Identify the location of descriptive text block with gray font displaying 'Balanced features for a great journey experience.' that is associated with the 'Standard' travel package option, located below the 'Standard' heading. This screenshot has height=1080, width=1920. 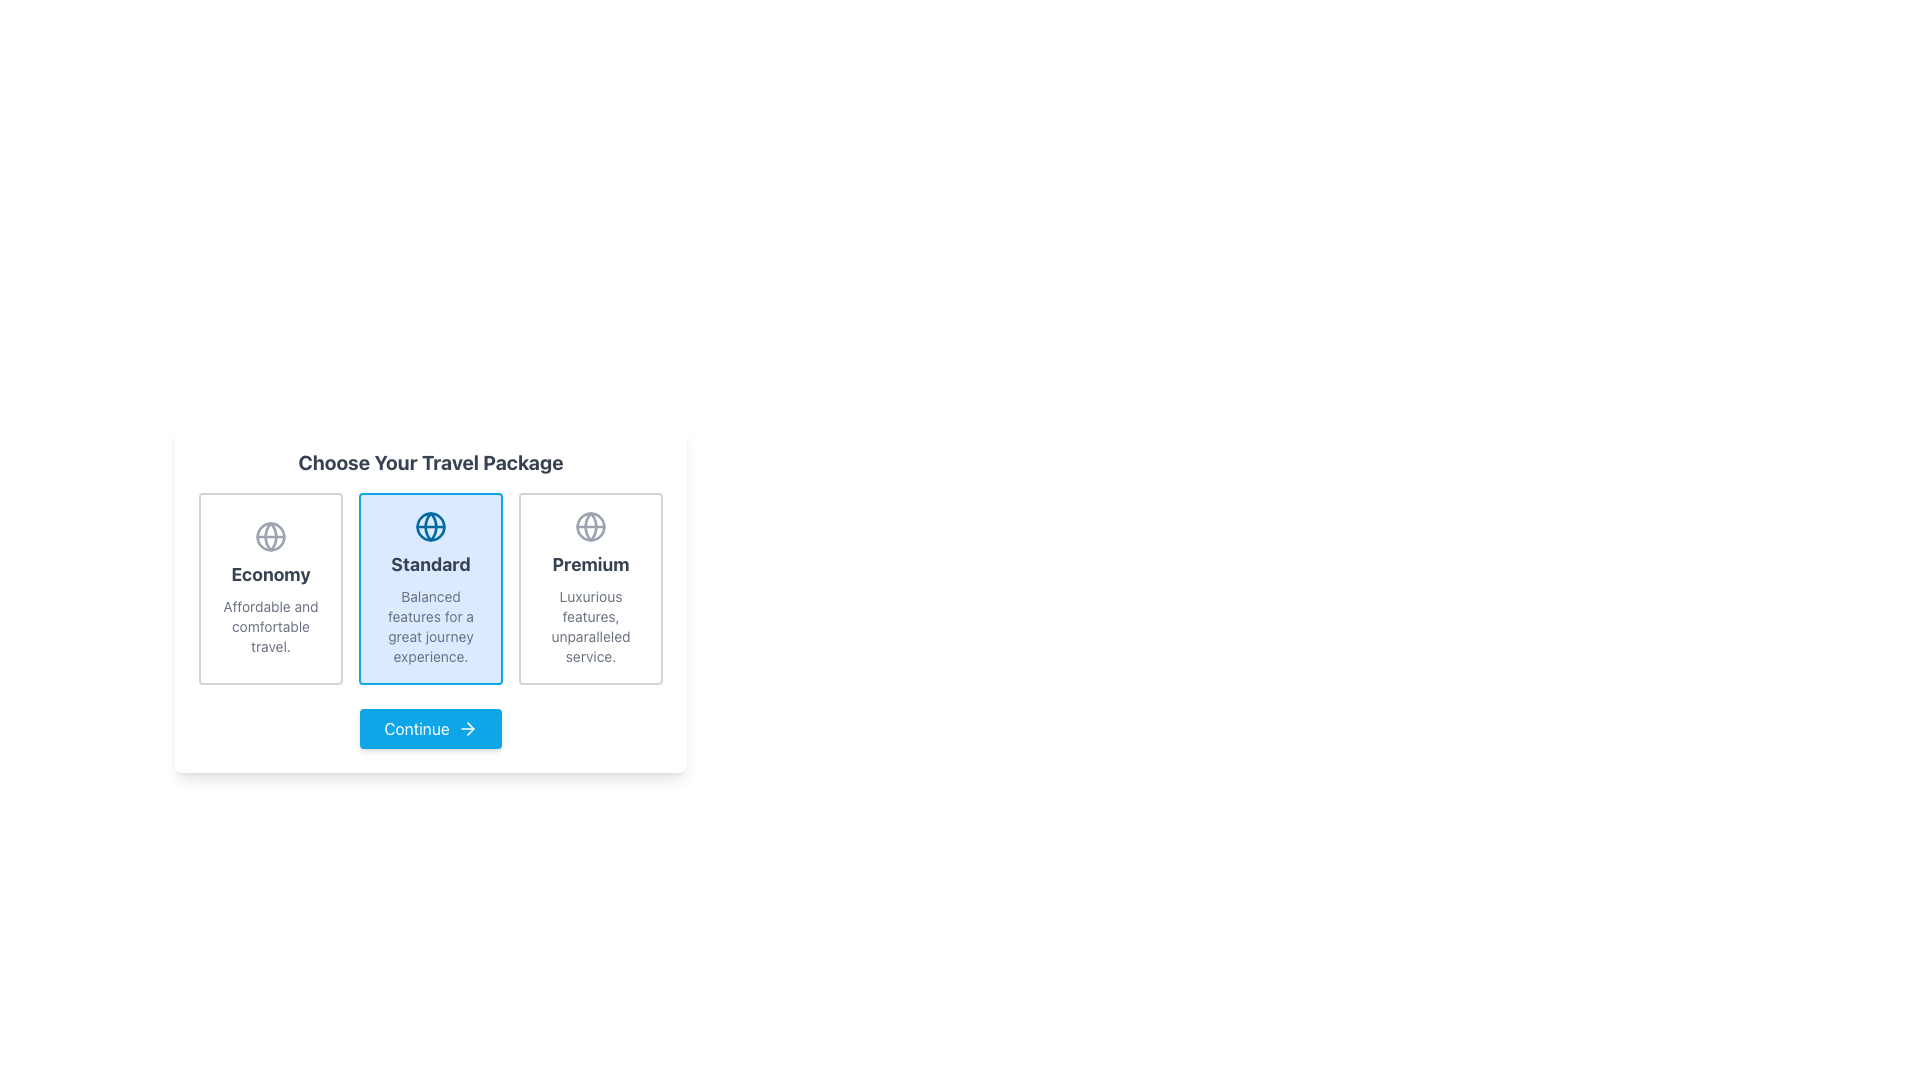
(430, 626).